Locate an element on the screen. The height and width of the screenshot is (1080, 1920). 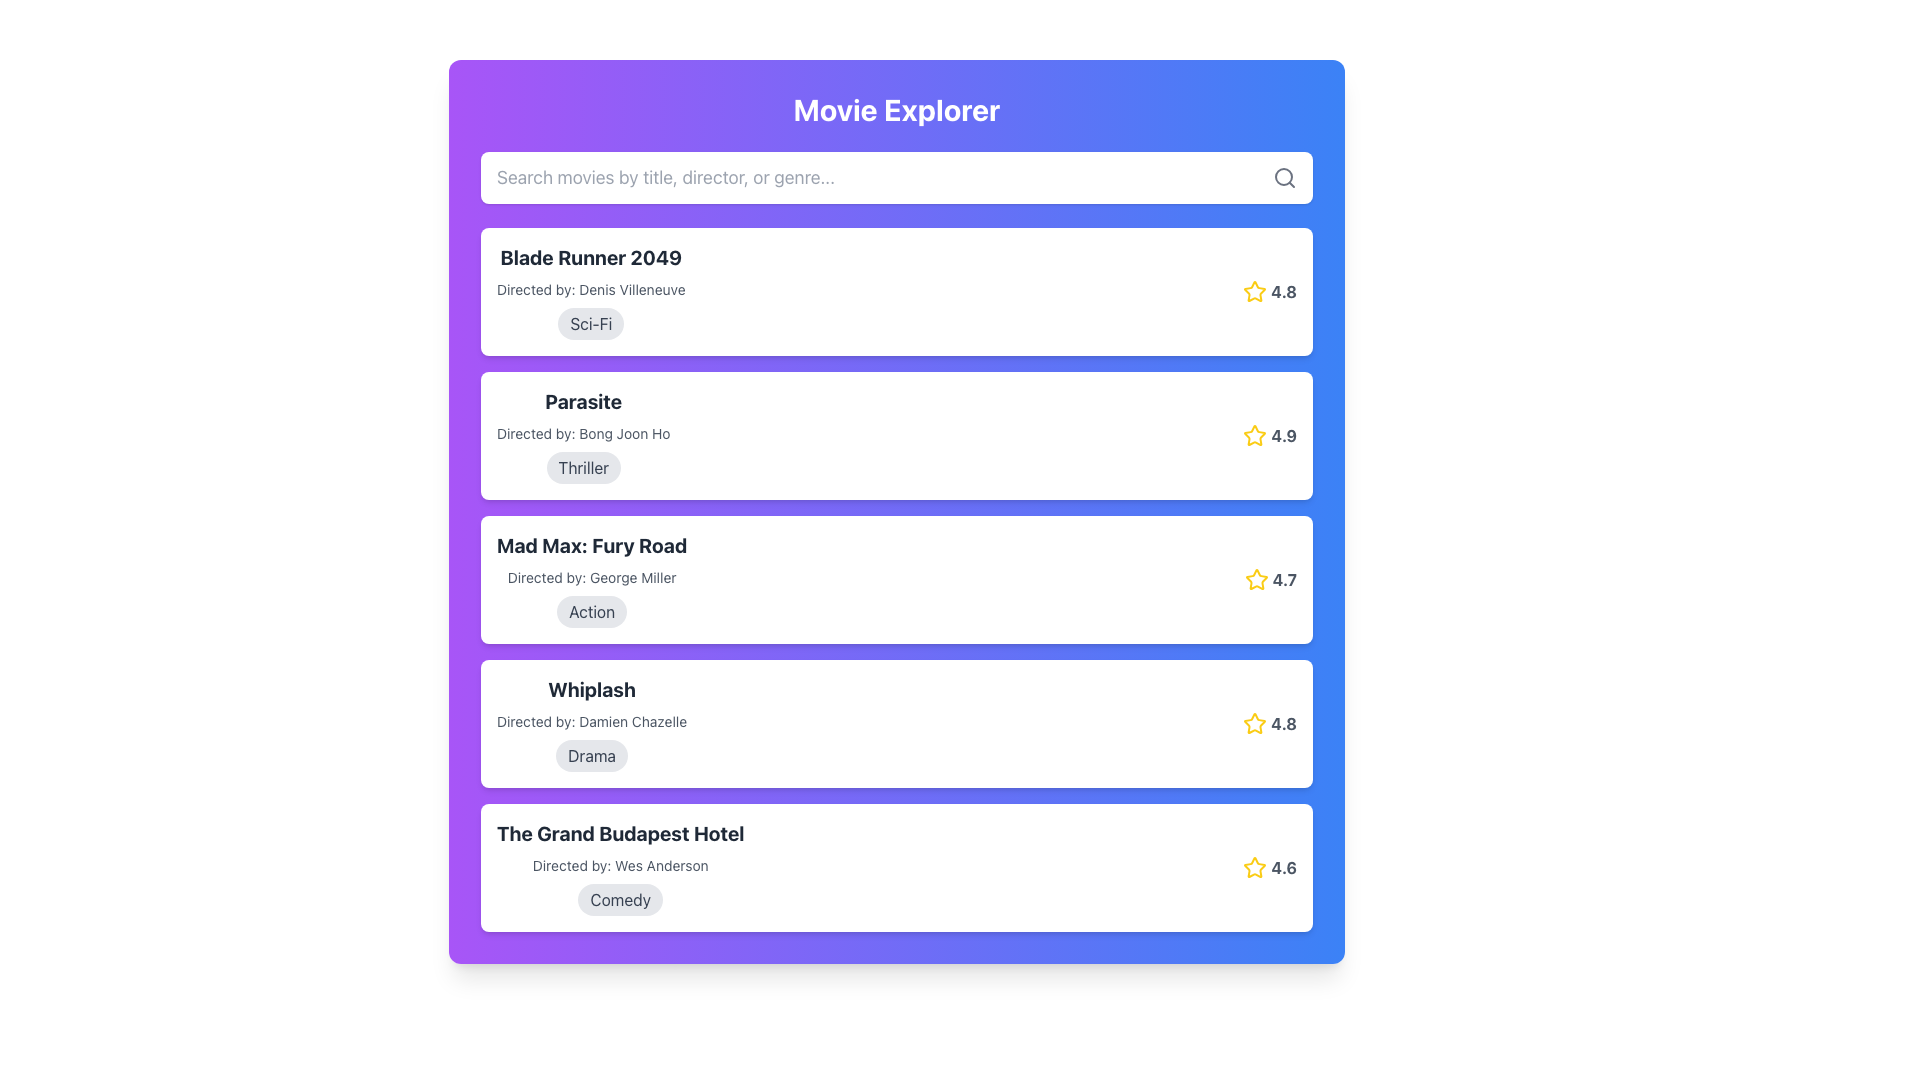
rating value displayed next to the yellow star icon, which shows '4.8' for the movie 'Blade Runner 2049' is located at coordinates (1269, 292).